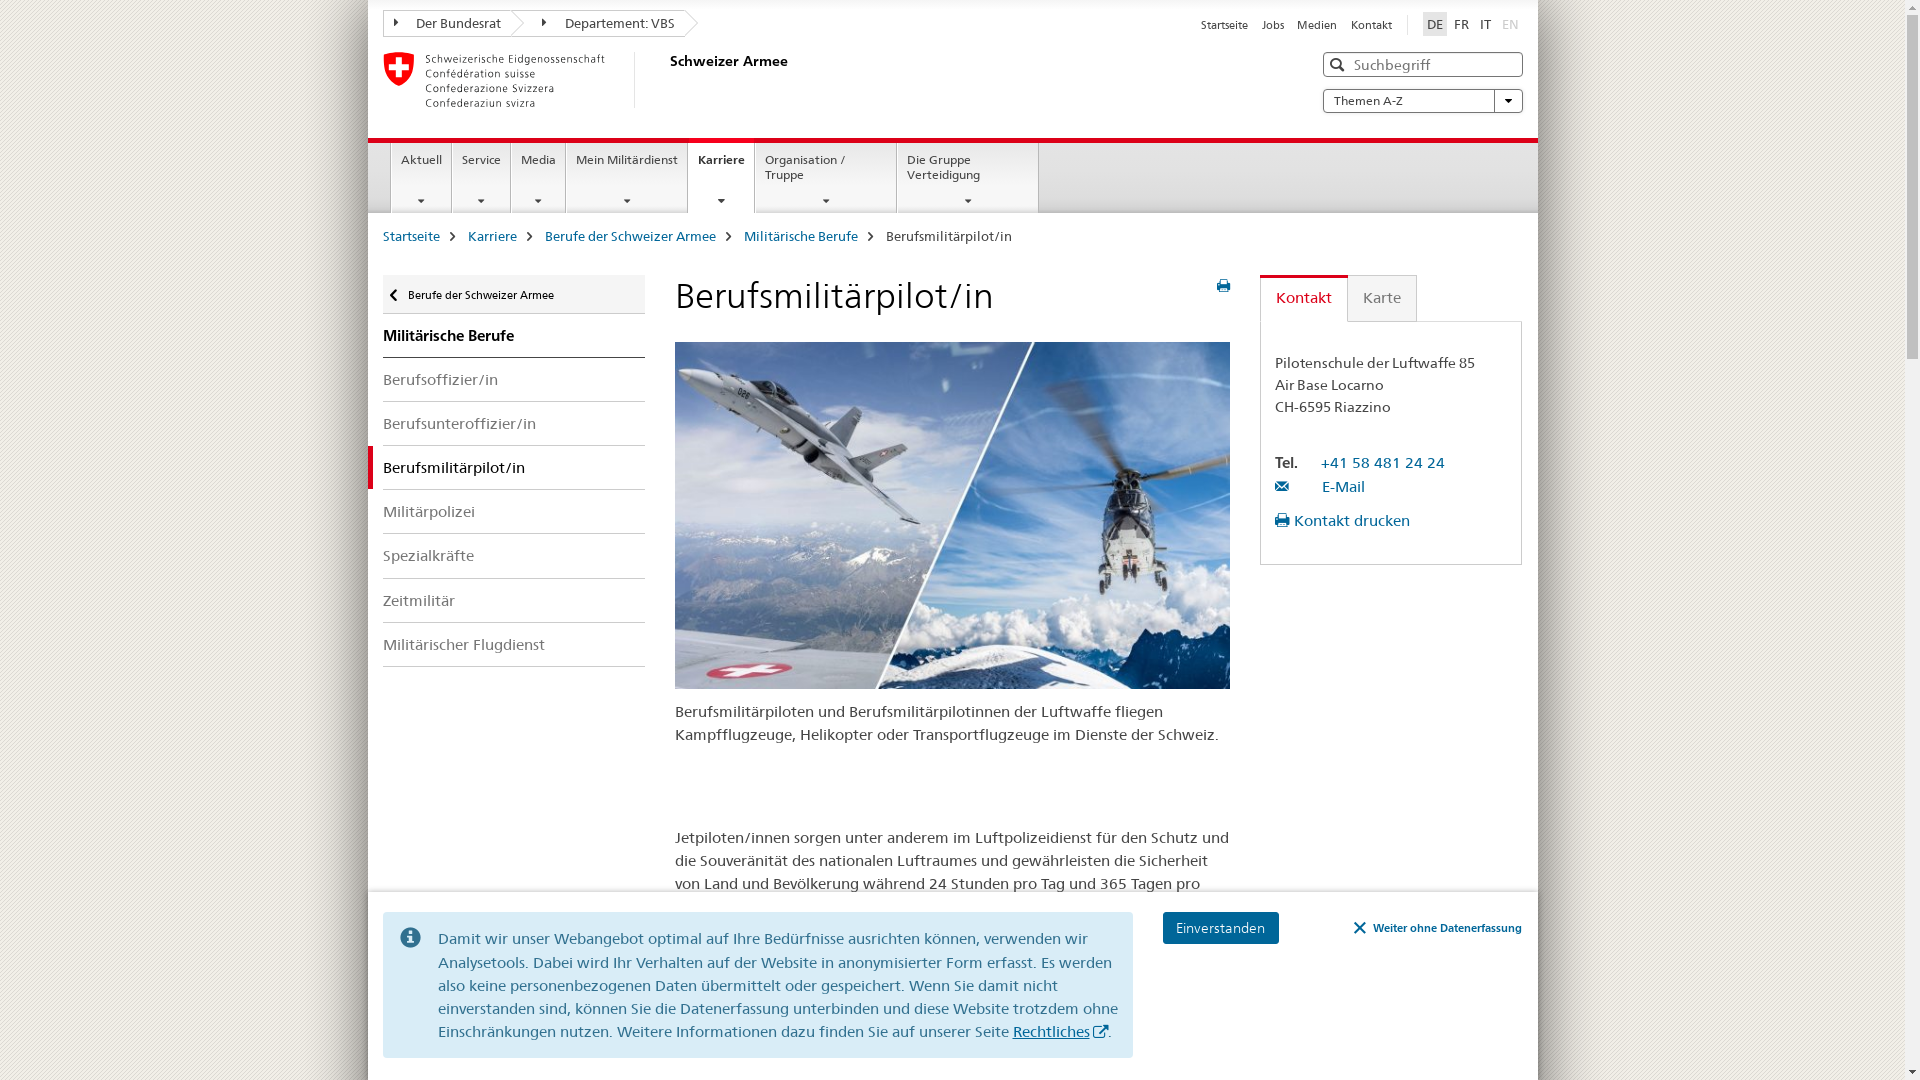  What do you see at coordinates (445, 23) in the screenshot?
I see `'Der Bundesrat'` at bounding box center [445, 23].